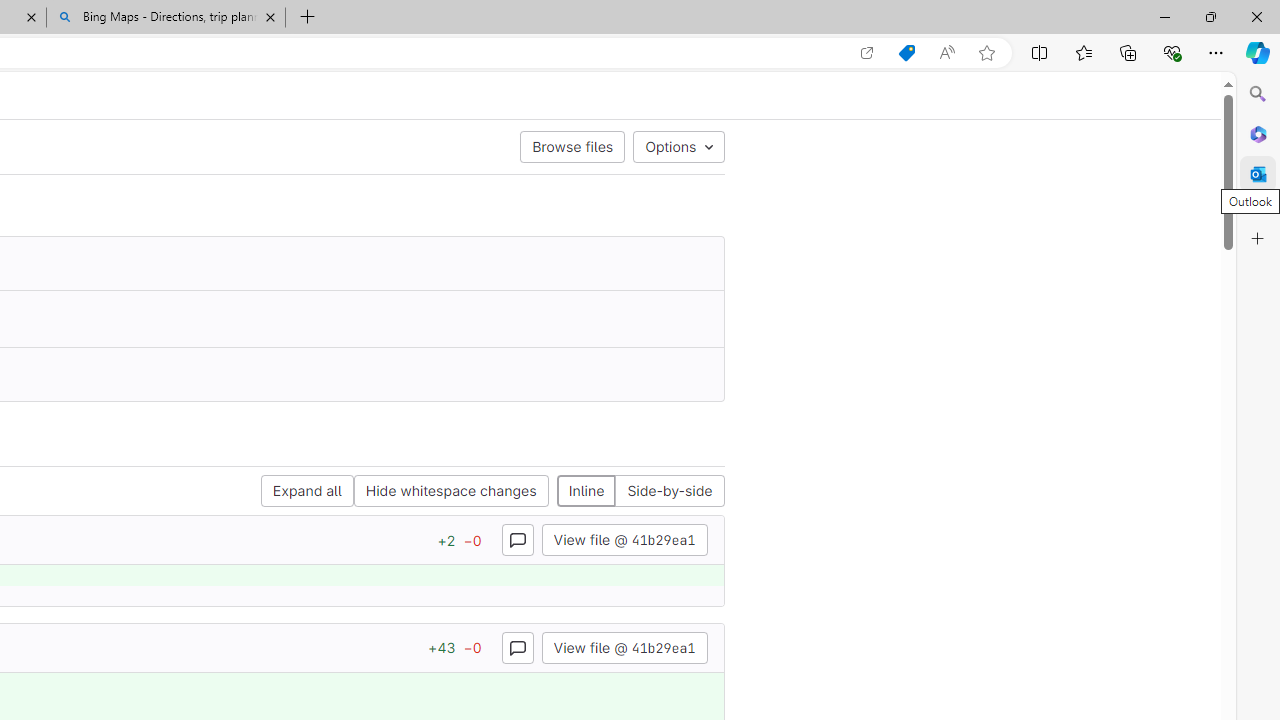 Image resolution: width=1280 pixels, height=720 pixels. I want to click on 'Options', so click(679, 145).